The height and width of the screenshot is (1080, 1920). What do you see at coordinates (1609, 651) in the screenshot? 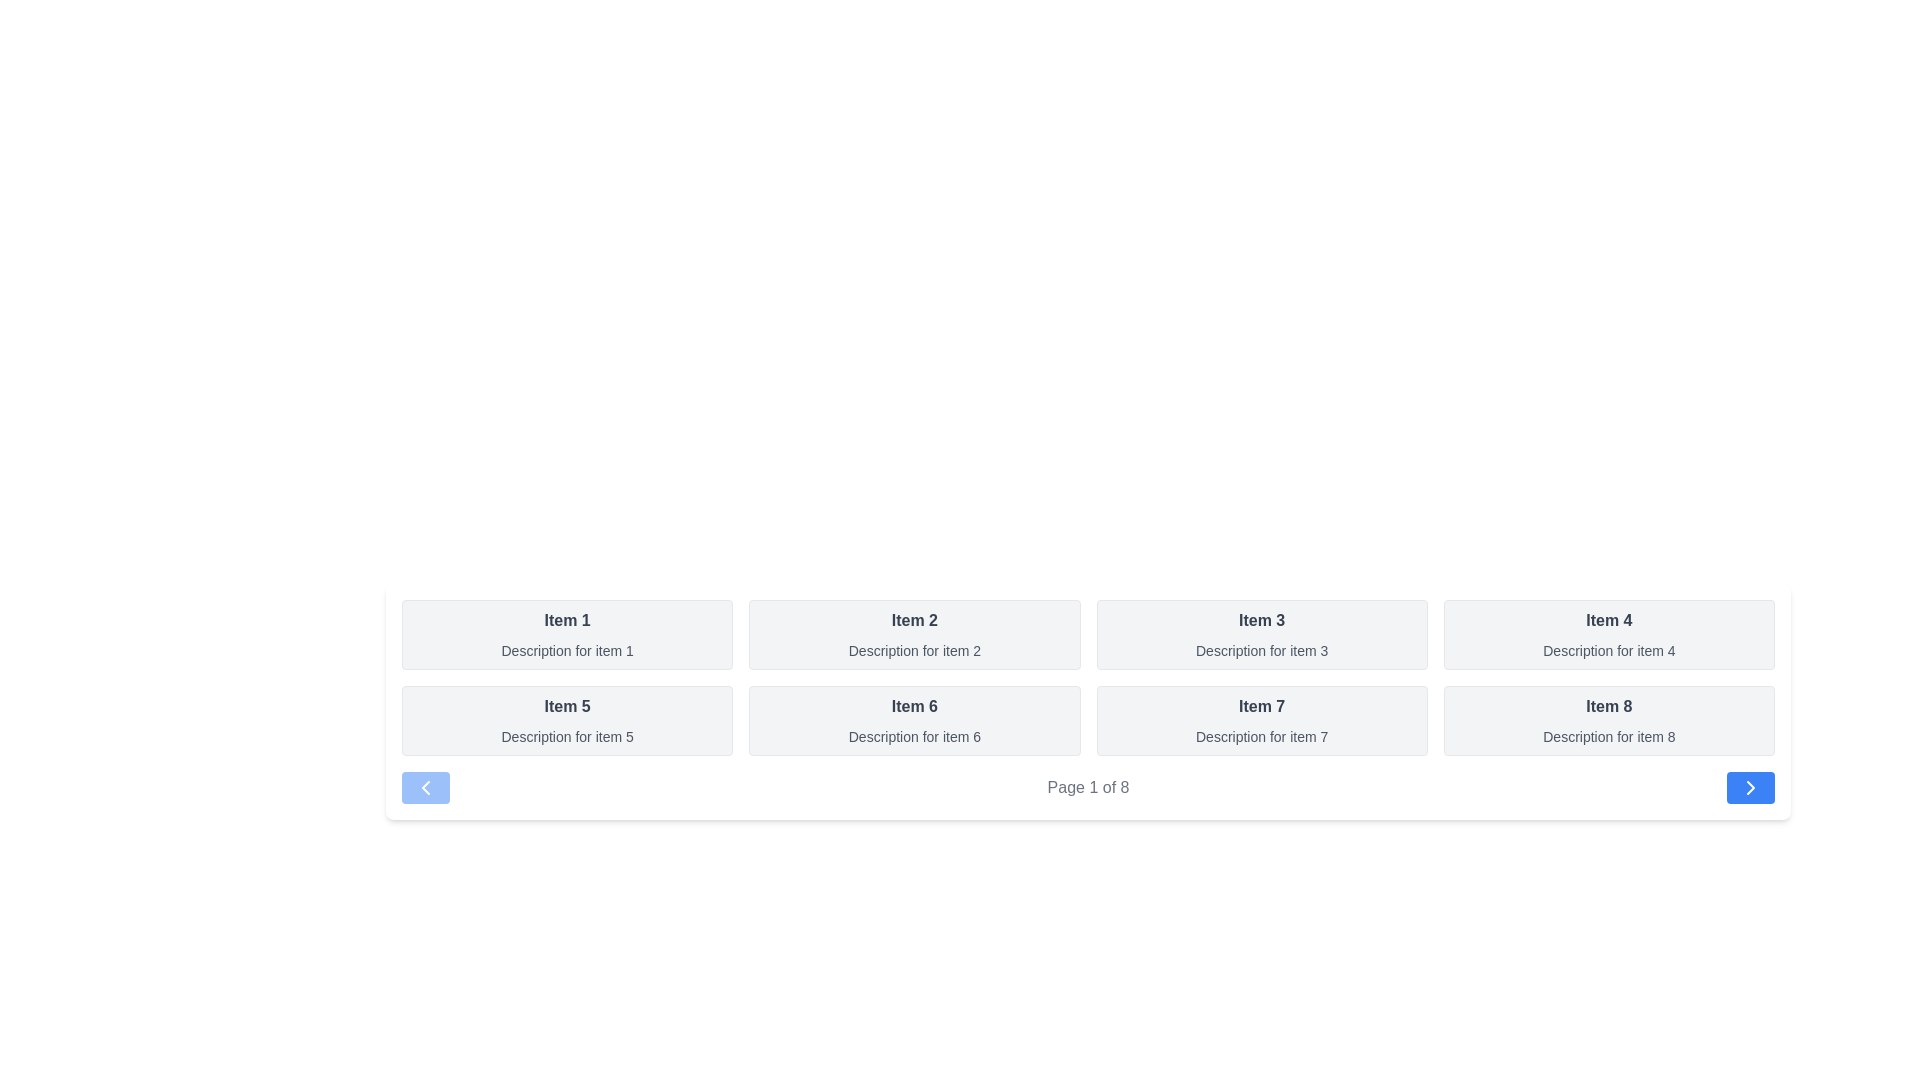
I see `the text label displaying 'Description for item 4', which is styled with a gray font color and smaller text size, located beneath the heading 'Item 4' in the fourth position of the top row of a grid layout` at bounding box center [1609, 651].